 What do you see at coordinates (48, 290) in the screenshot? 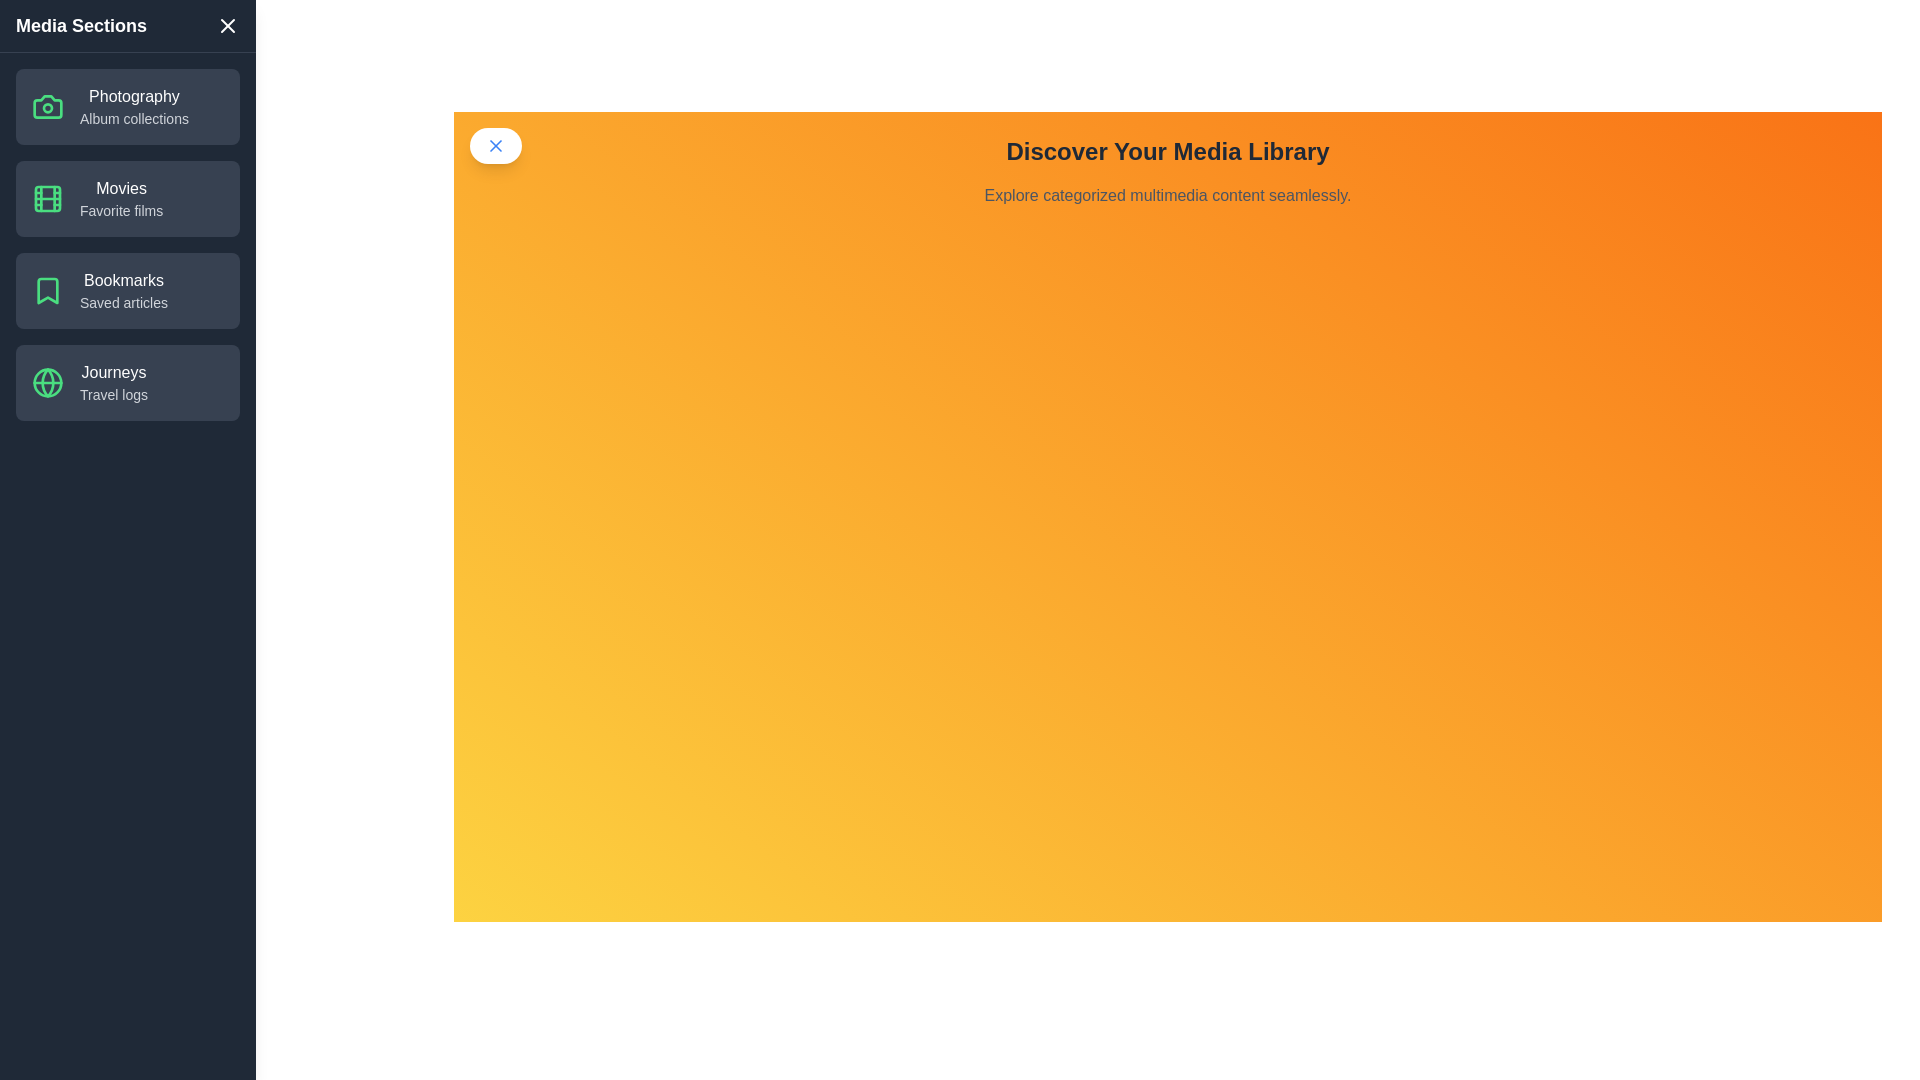
I see `the category item containing the icon for Bookmarks` at bounding box center [48, 290].